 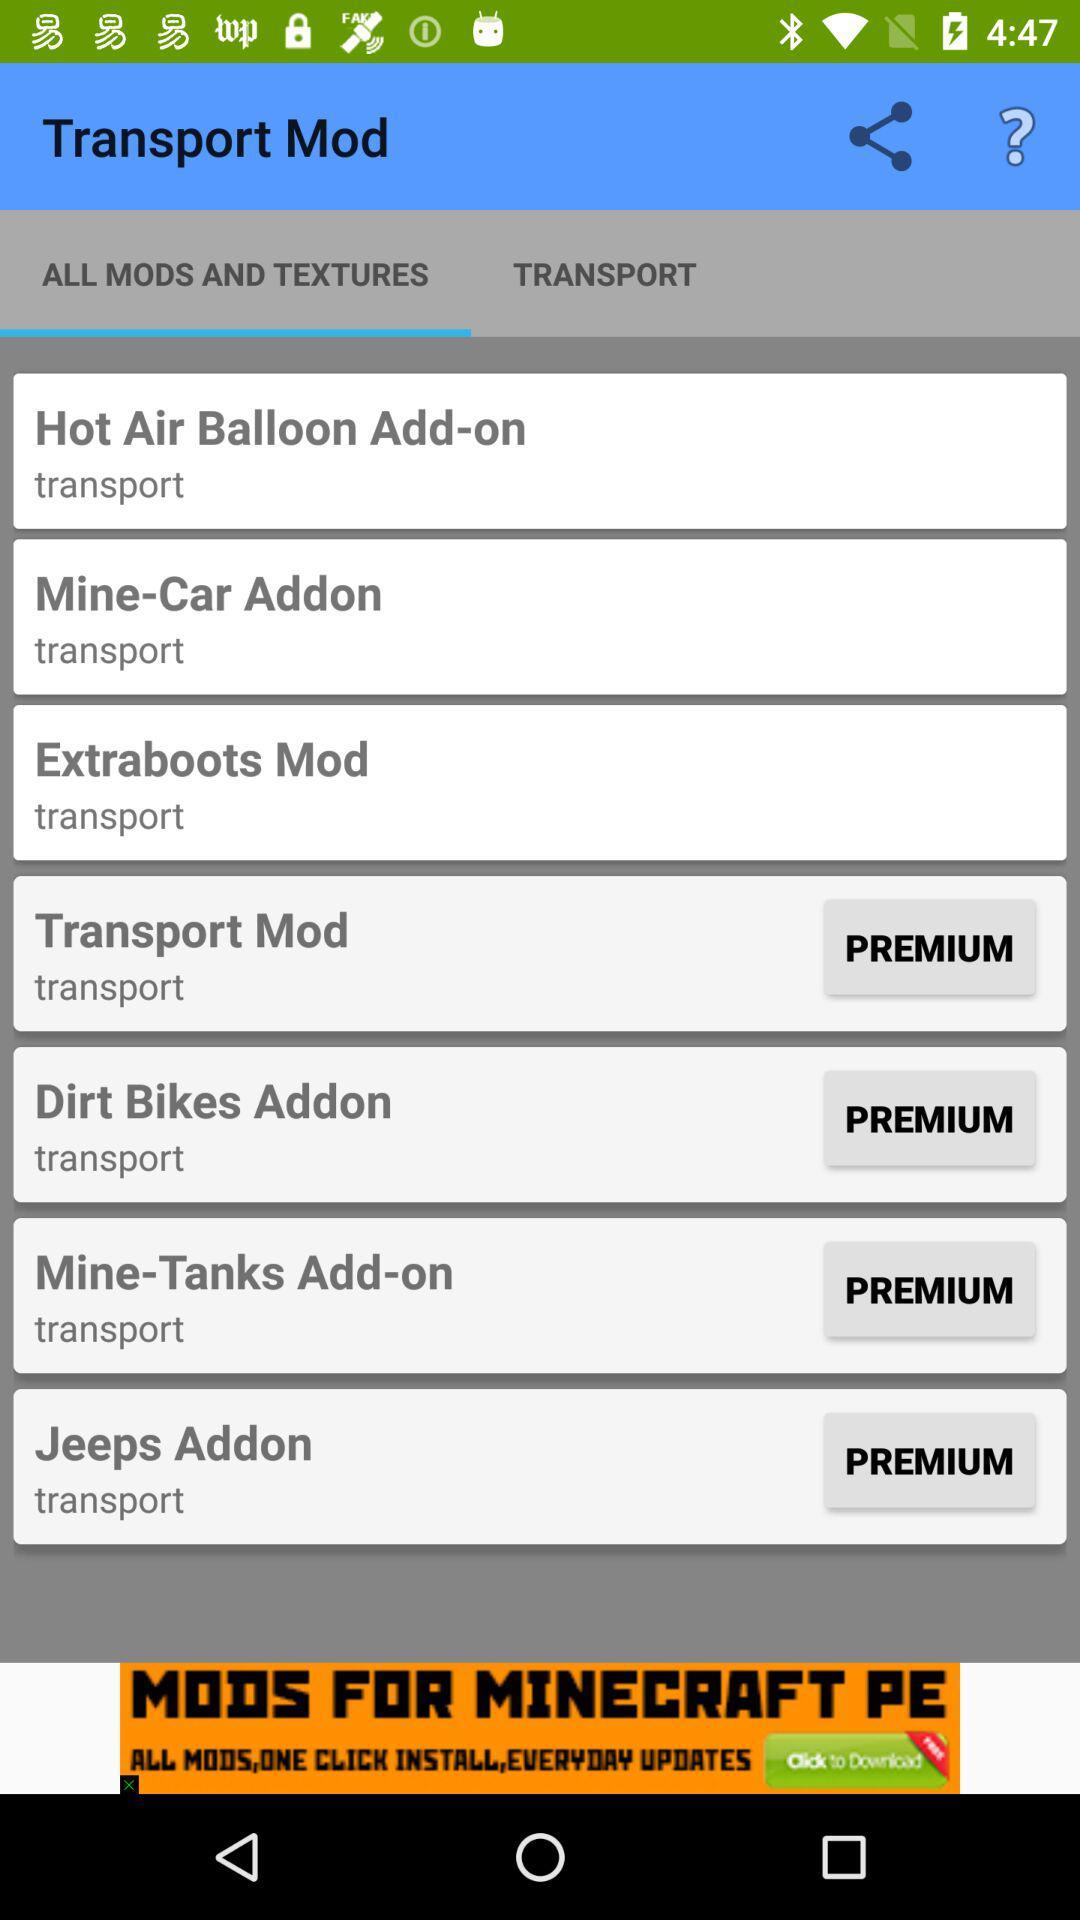 What do you see at coordinates (423, 1098) in the screenshot?
I see `icon to the left of premium` at bounding box center [423, 1098].